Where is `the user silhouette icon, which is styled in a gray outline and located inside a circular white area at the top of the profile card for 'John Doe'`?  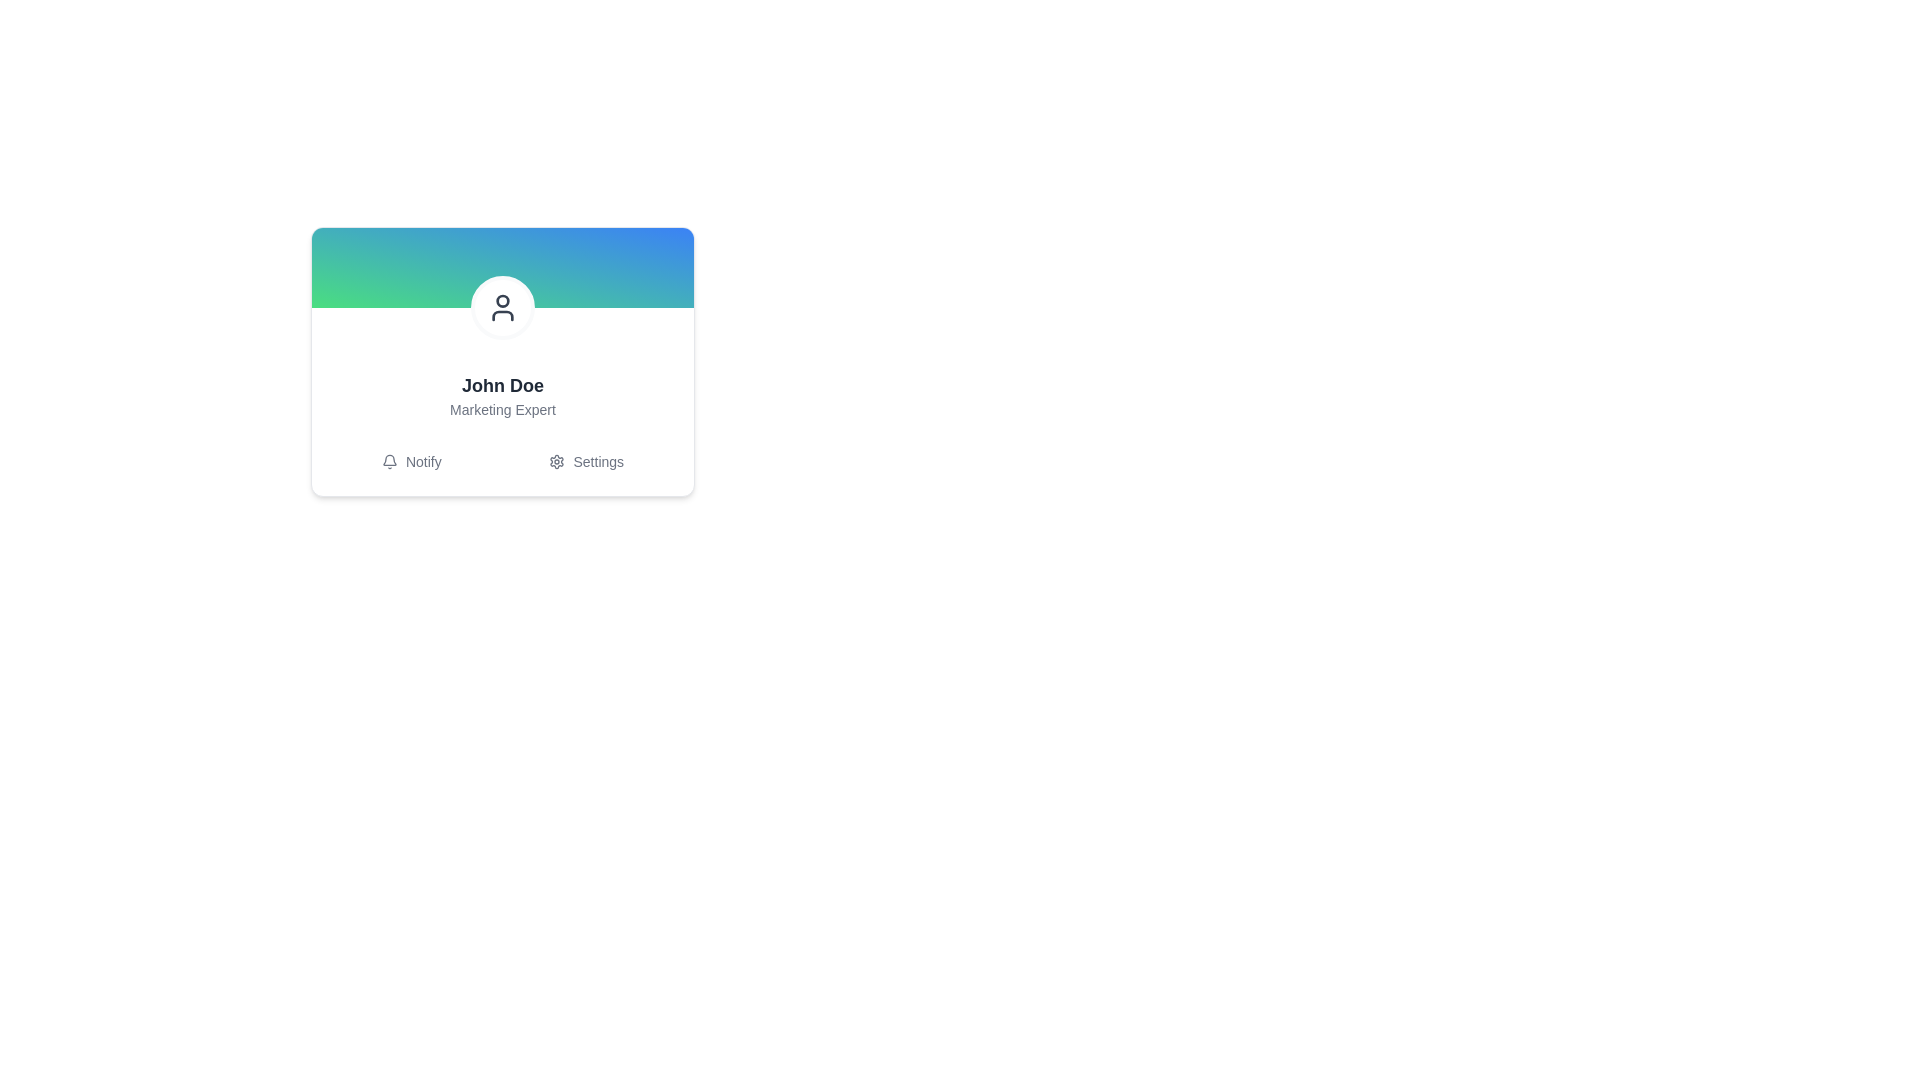 the user silhouette icon, which is styled in a gray outline and located inside a circular white area at the top of the profile card for 'John Doe' is located at coordinates (503, 308).